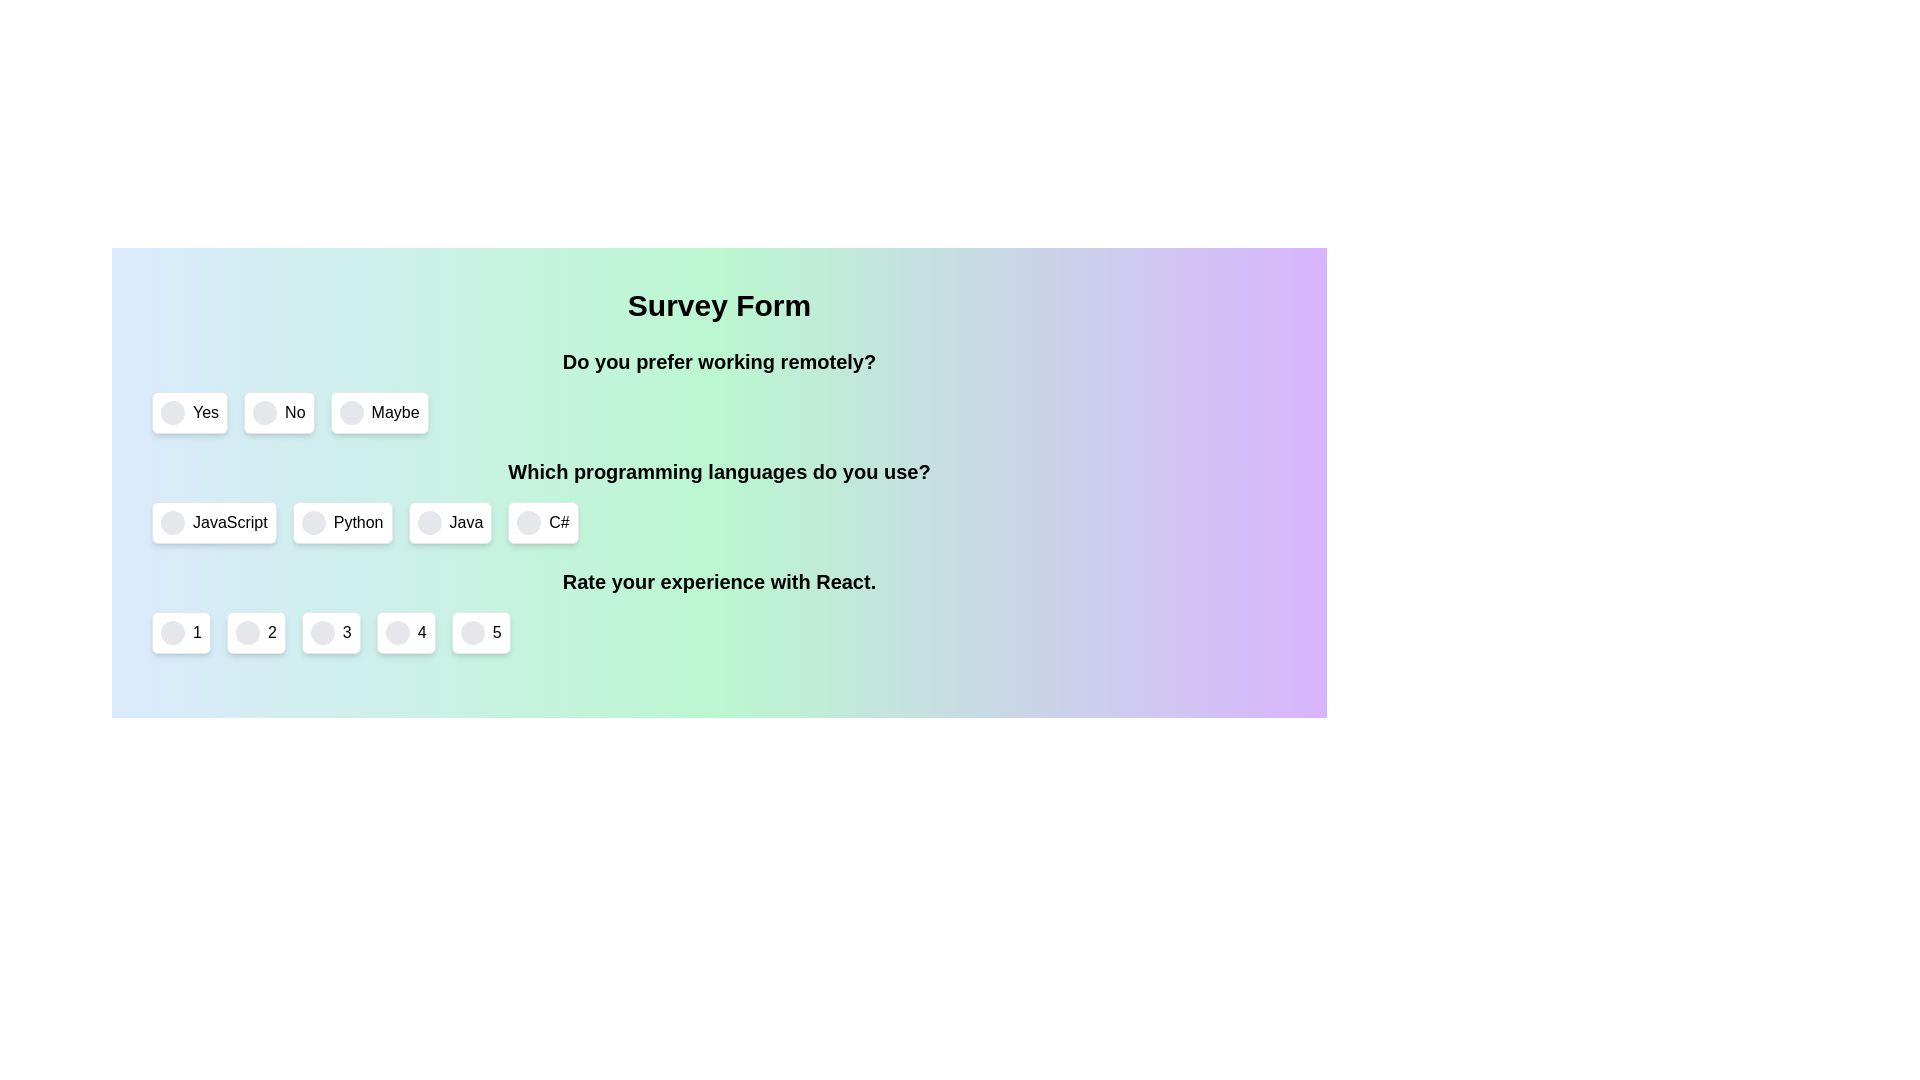 This screenshot has height=1080, width=1920. Describe the element at coordinates (342, 522) in the screenshot. I see `the checkbox labeled 'Python', which features a hollow circular indicator with a gray outline, located in the programming language selection section` at that location.